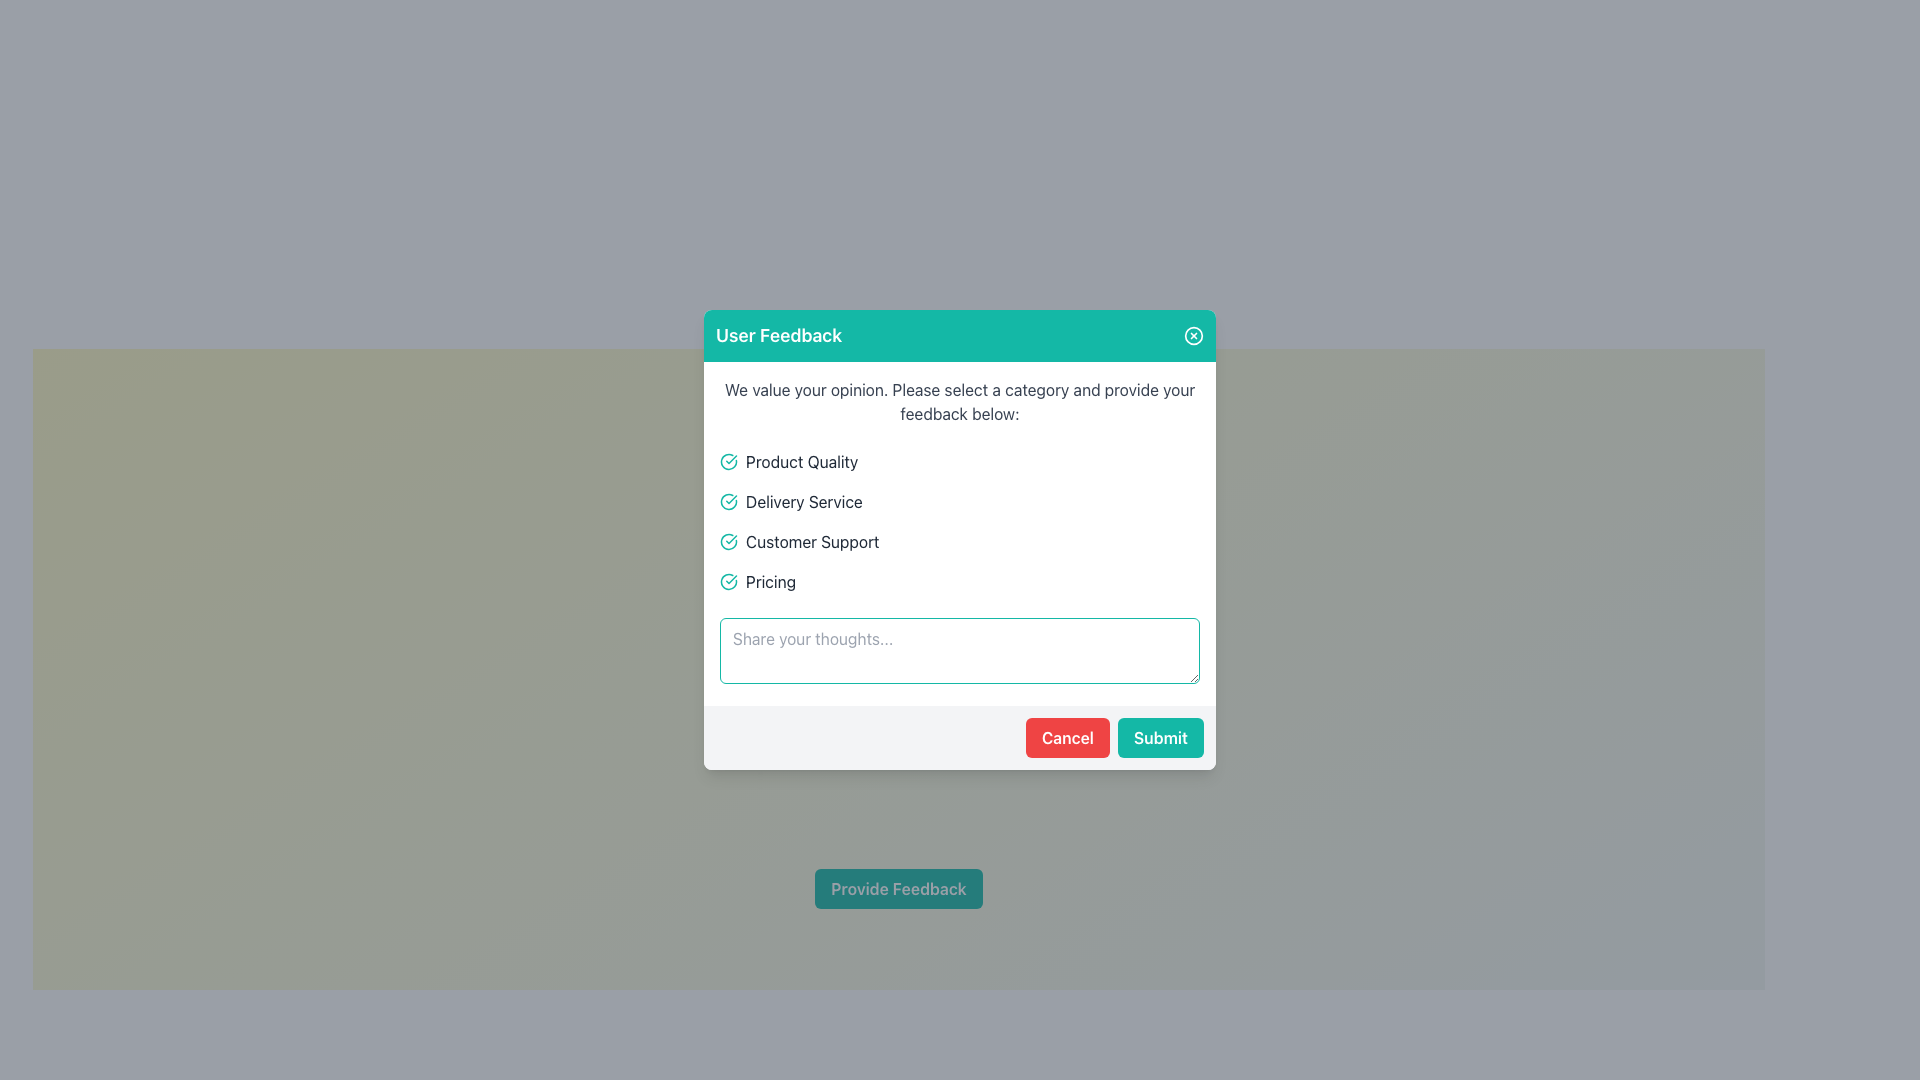  Describe the element at coordinates (812, 542) in the screenshot. I see `the 'Customer Support' text label in the feedback form` at that location.